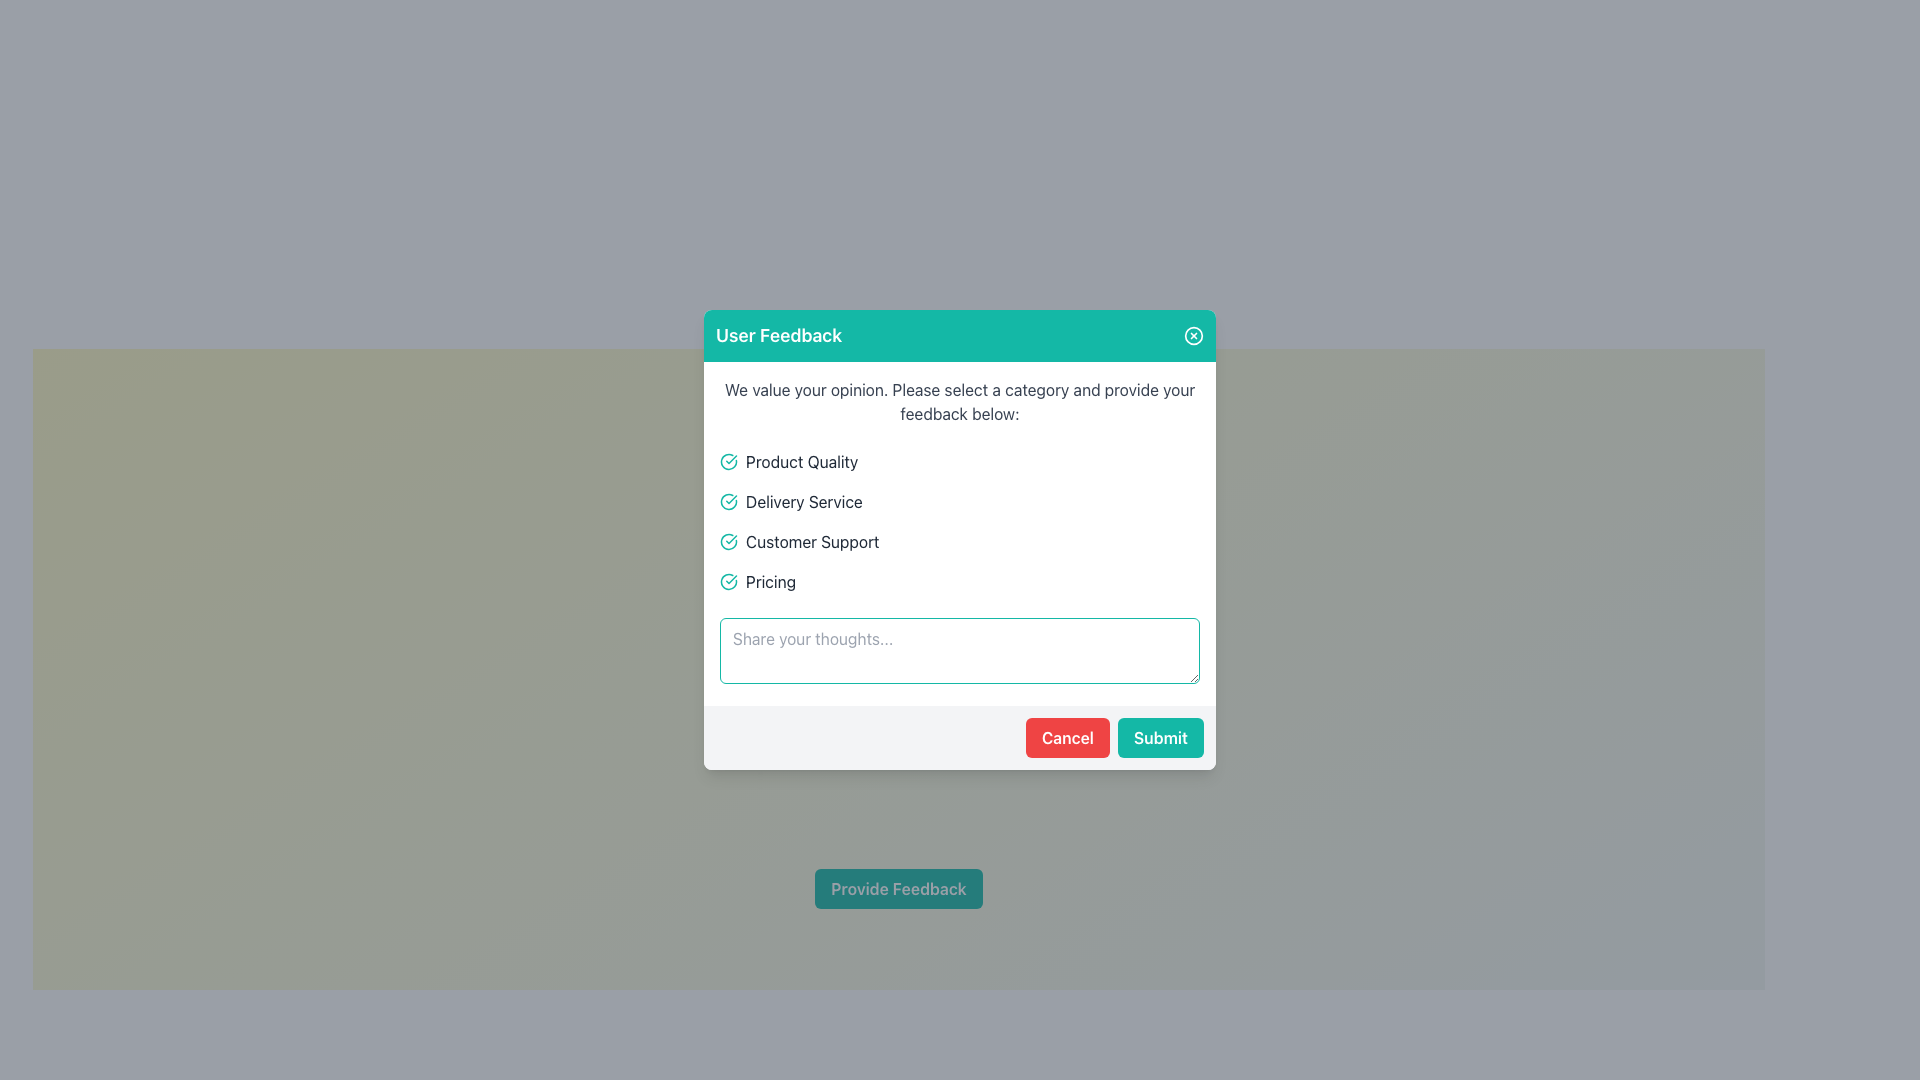  Describe the element at coordinates (812, 542) in the screenshot. I see `the 'Customer Support' text label in the feedback form` at that location.